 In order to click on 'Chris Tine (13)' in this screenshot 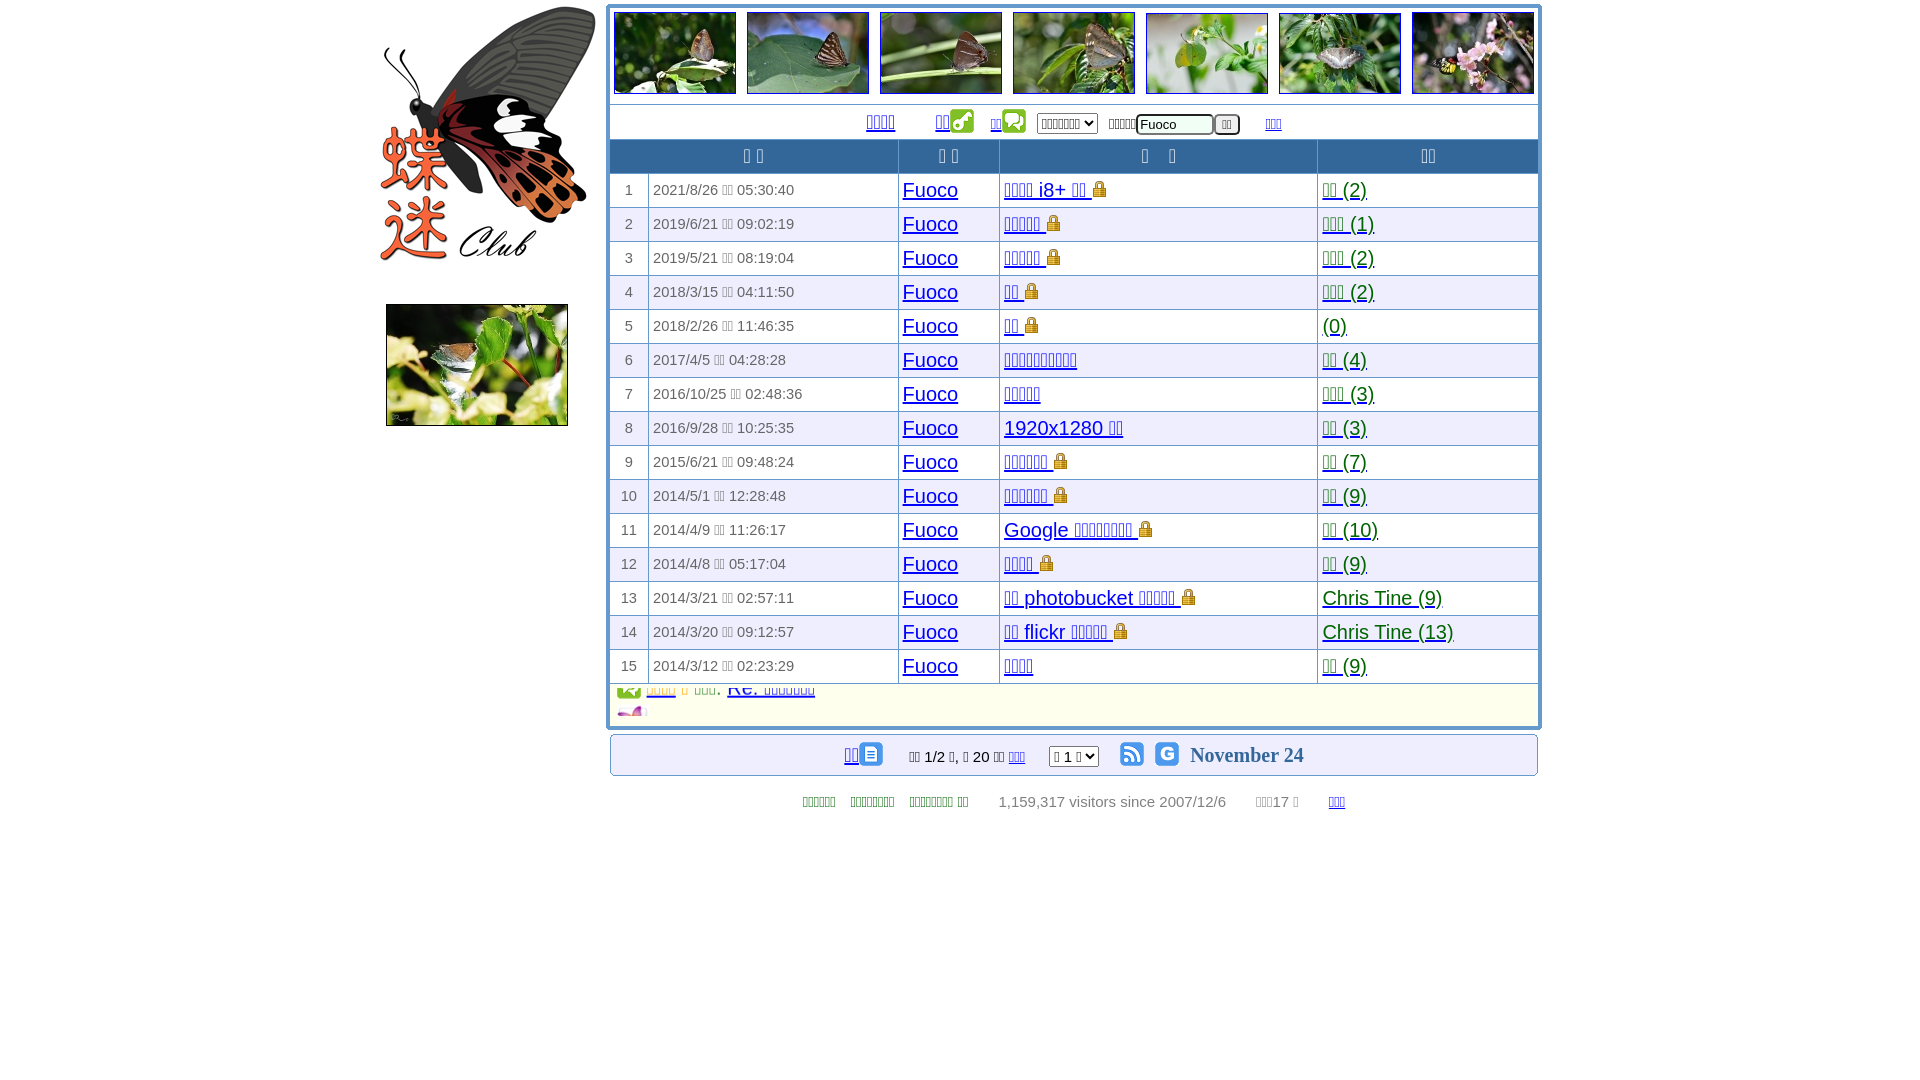, I will do `click(1386, 632)`.